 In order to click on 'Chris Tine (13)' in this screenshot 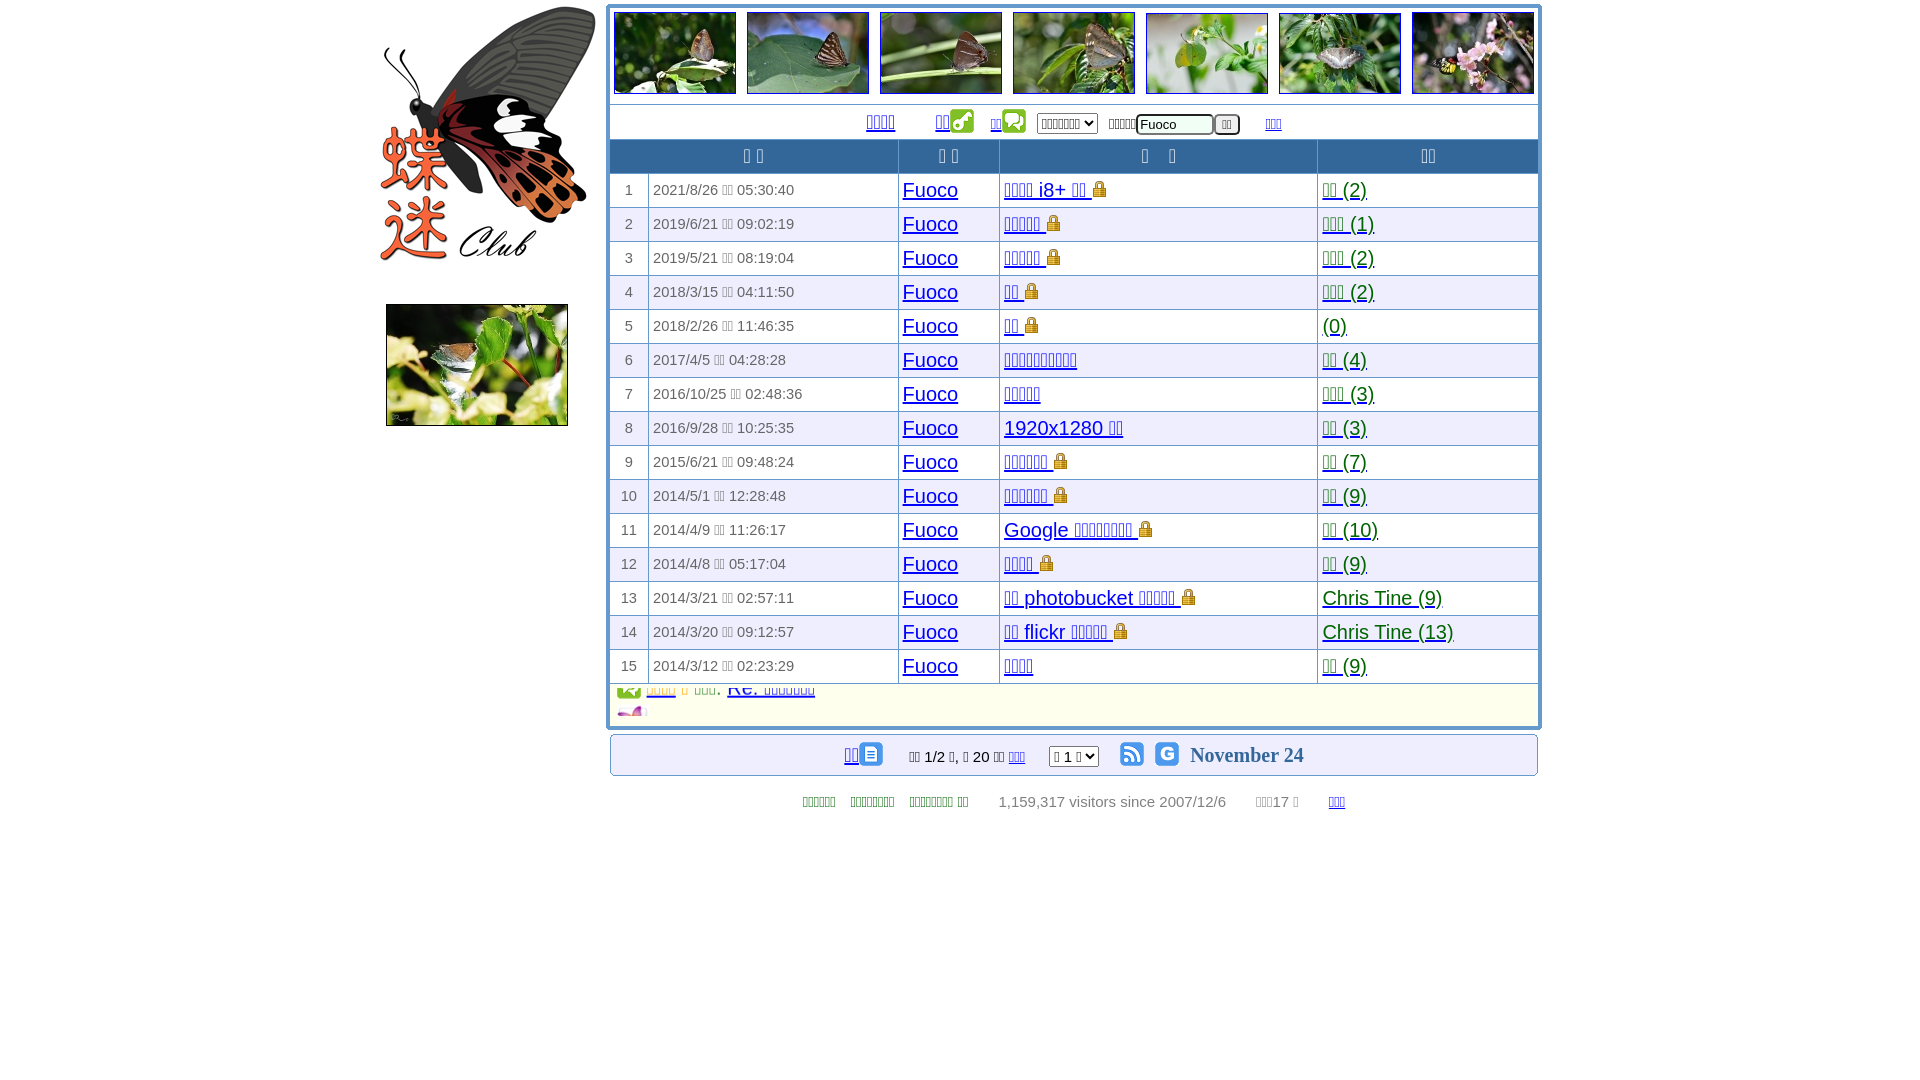, I will do `click(1386, 632)`.